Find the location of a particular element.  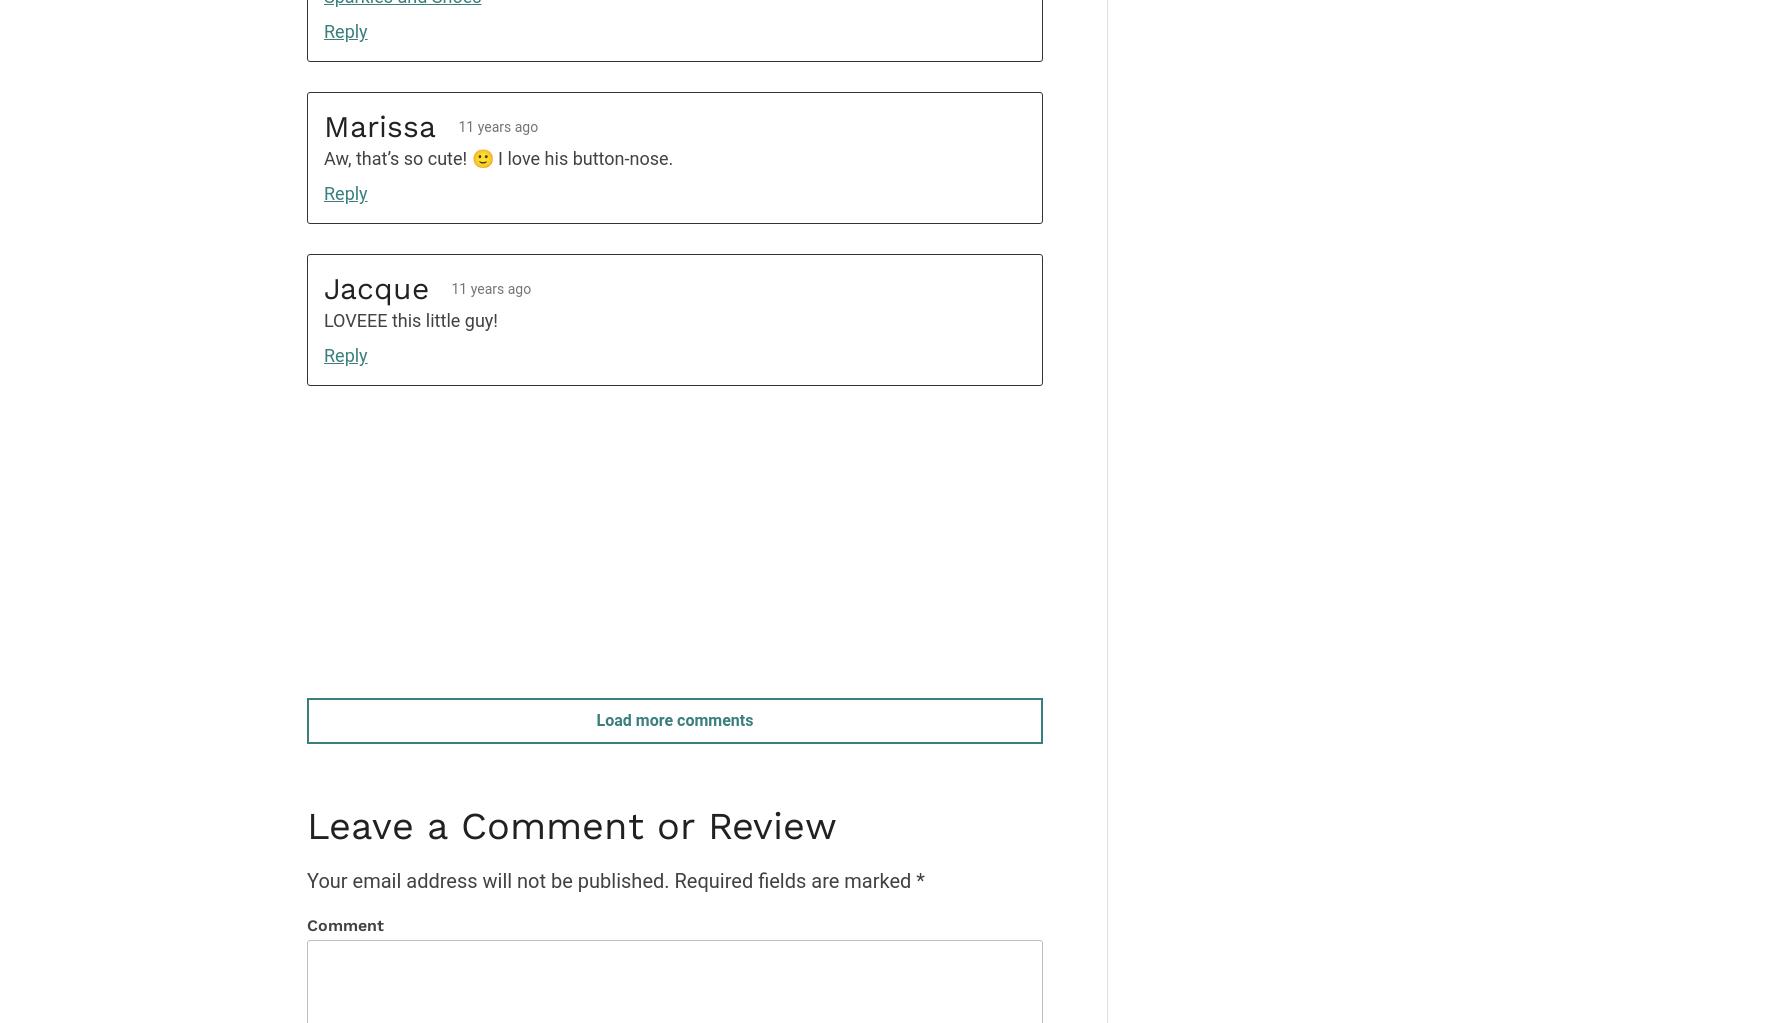

'Aw, that’s so cute! 🙂 I love his button-nose.' is located at coordinates (497, 158).